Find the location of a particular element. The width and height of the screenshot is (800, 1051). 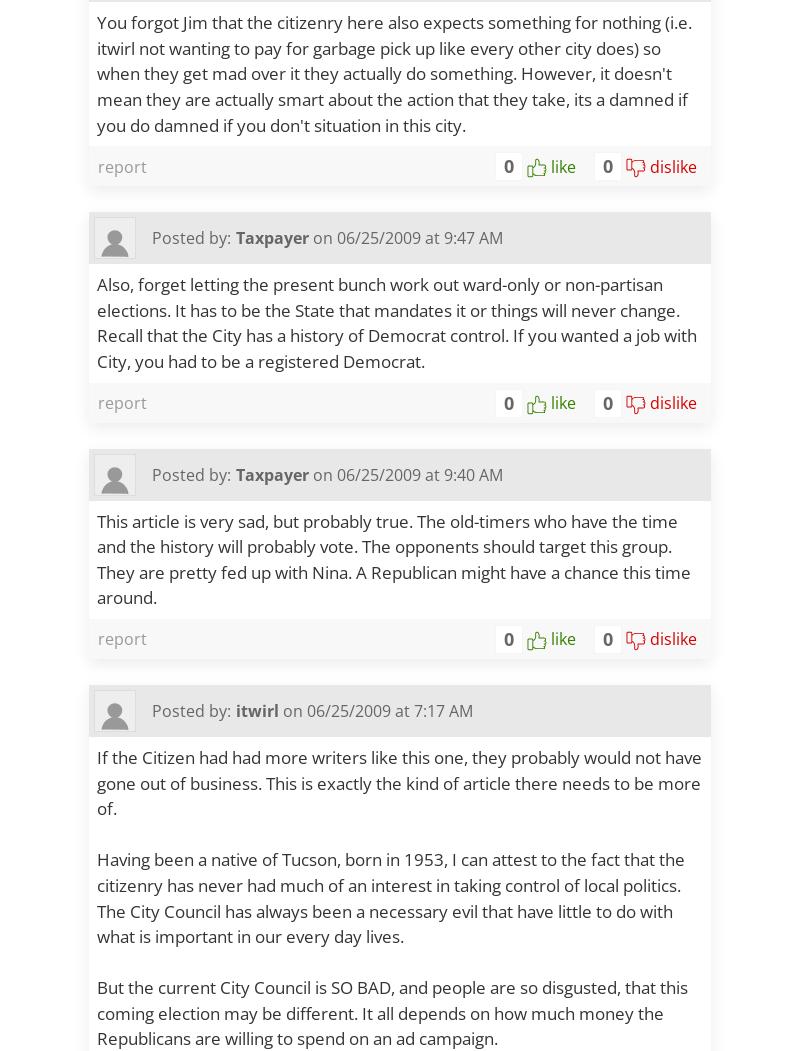

'You forgot Jim that the citizenry here also expects something for nothing (i.e. itwirl not wanting to pay for garbage pick up like every other city does) so when they get mad over it they actually do something. However, it doesn't mean they are actually smart about the action that they take, its a damned if you do damned if you don't situation in this city.' is located at coordinates (393, 72).